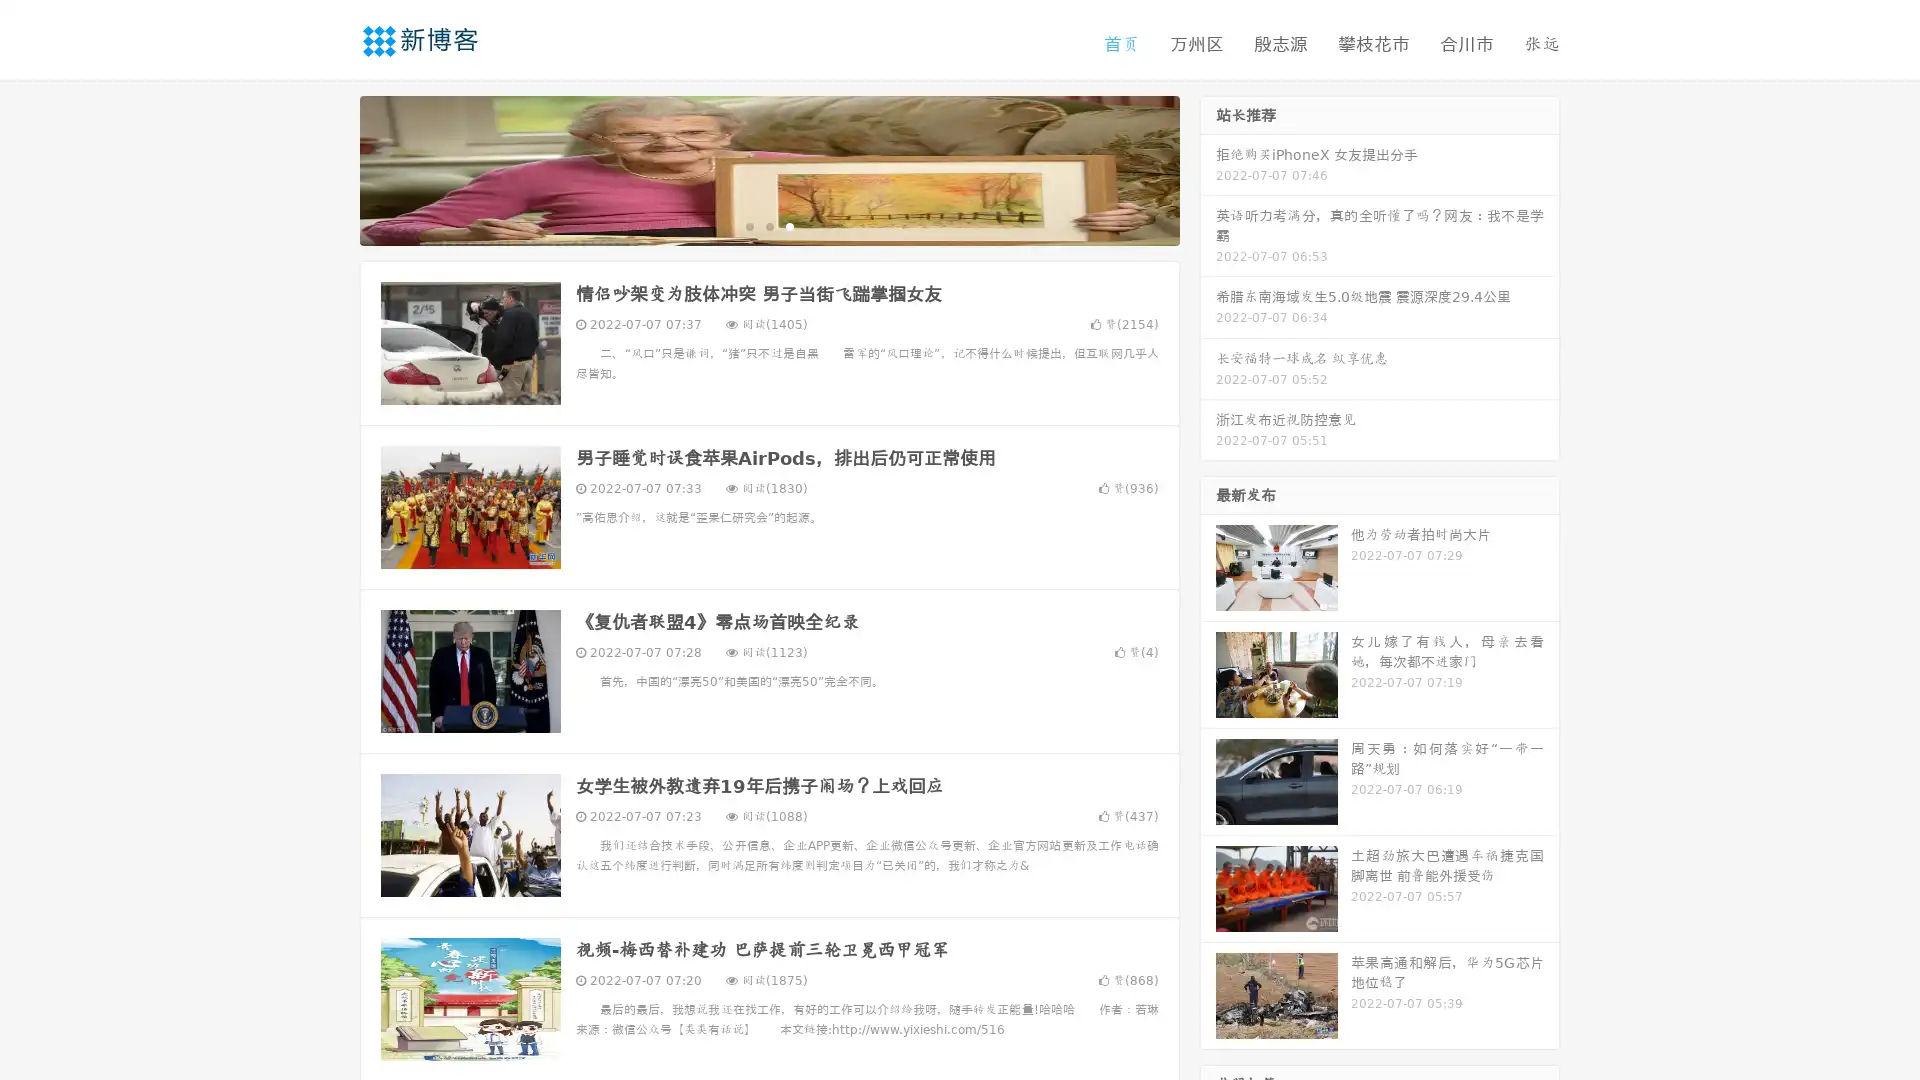 The image size is (1920, 1080). I want to click on Go to slide 3, so click(789, 225).